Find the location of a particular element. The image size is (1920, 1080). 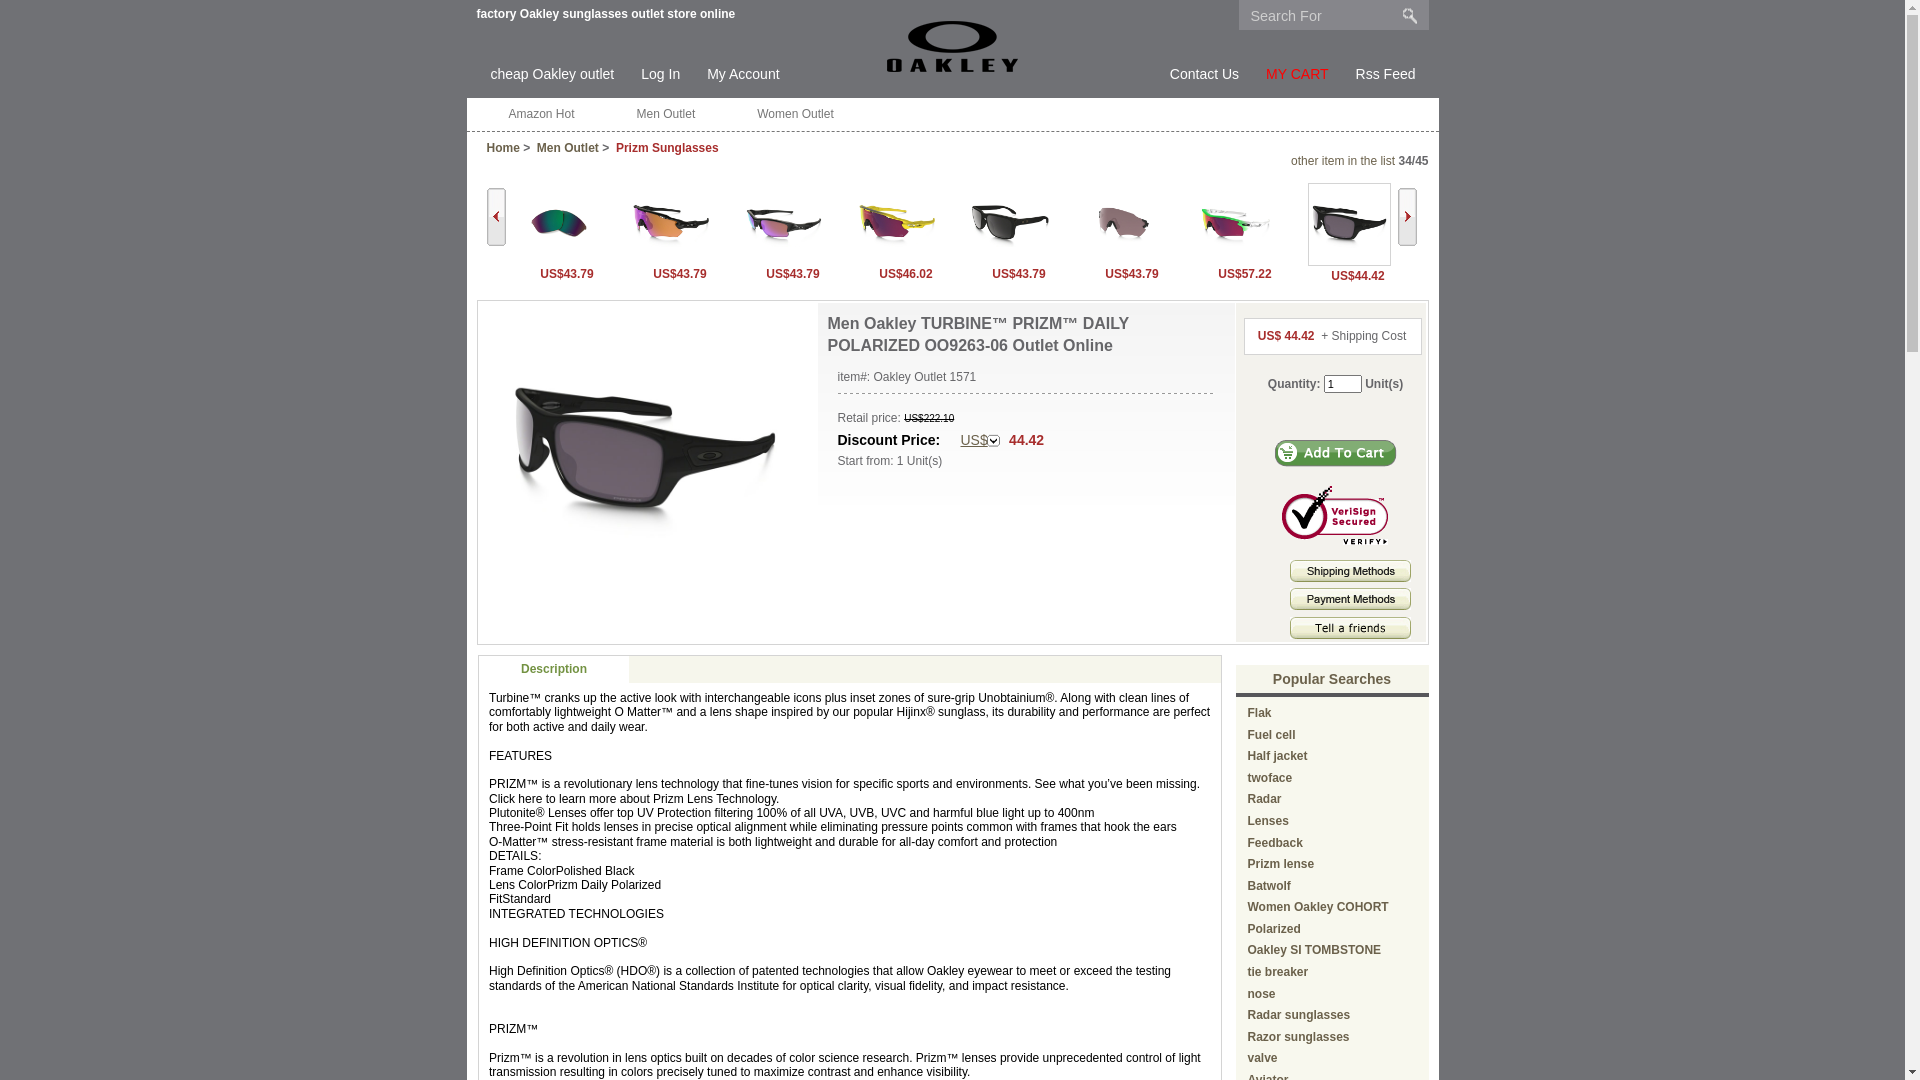

'MY CART' is located at coordinates (1297, 73).